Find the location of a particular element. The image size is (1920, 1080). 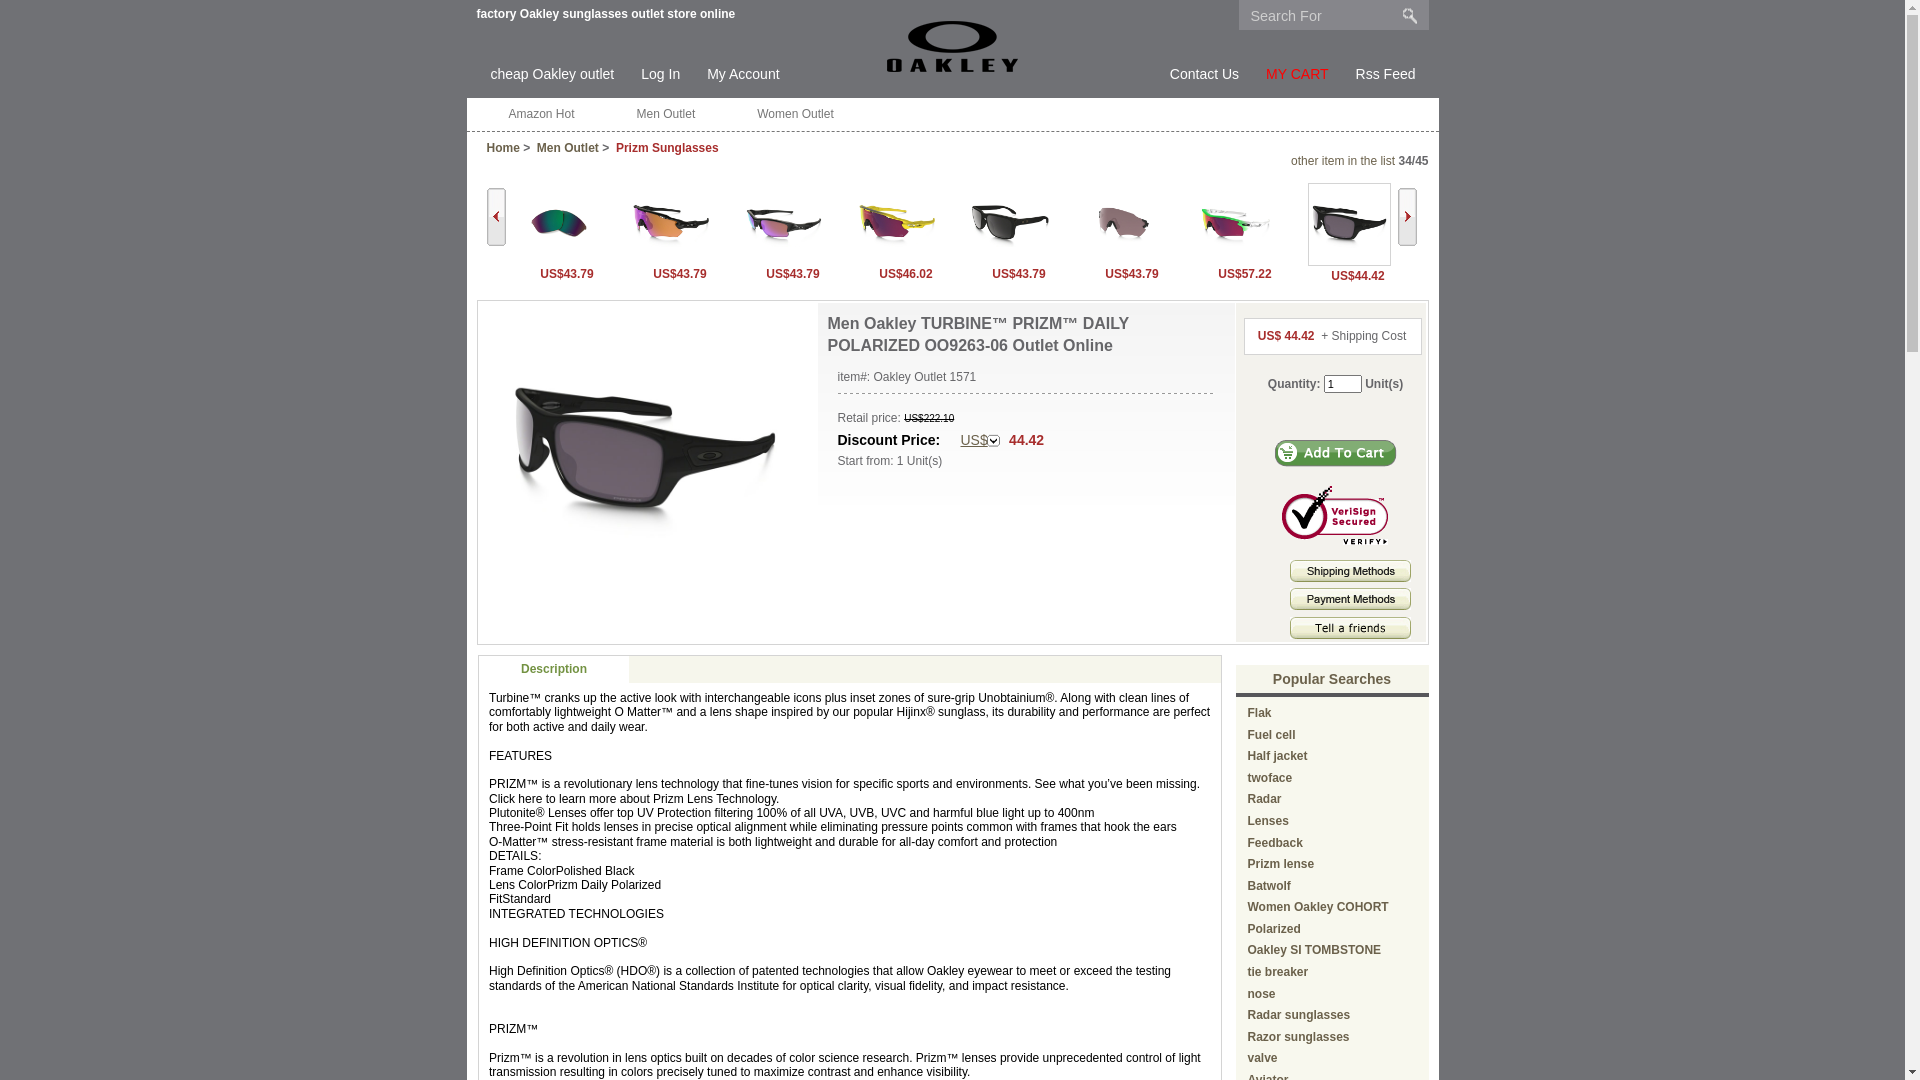

'MY CART' is located at coordinates (1297, 73).